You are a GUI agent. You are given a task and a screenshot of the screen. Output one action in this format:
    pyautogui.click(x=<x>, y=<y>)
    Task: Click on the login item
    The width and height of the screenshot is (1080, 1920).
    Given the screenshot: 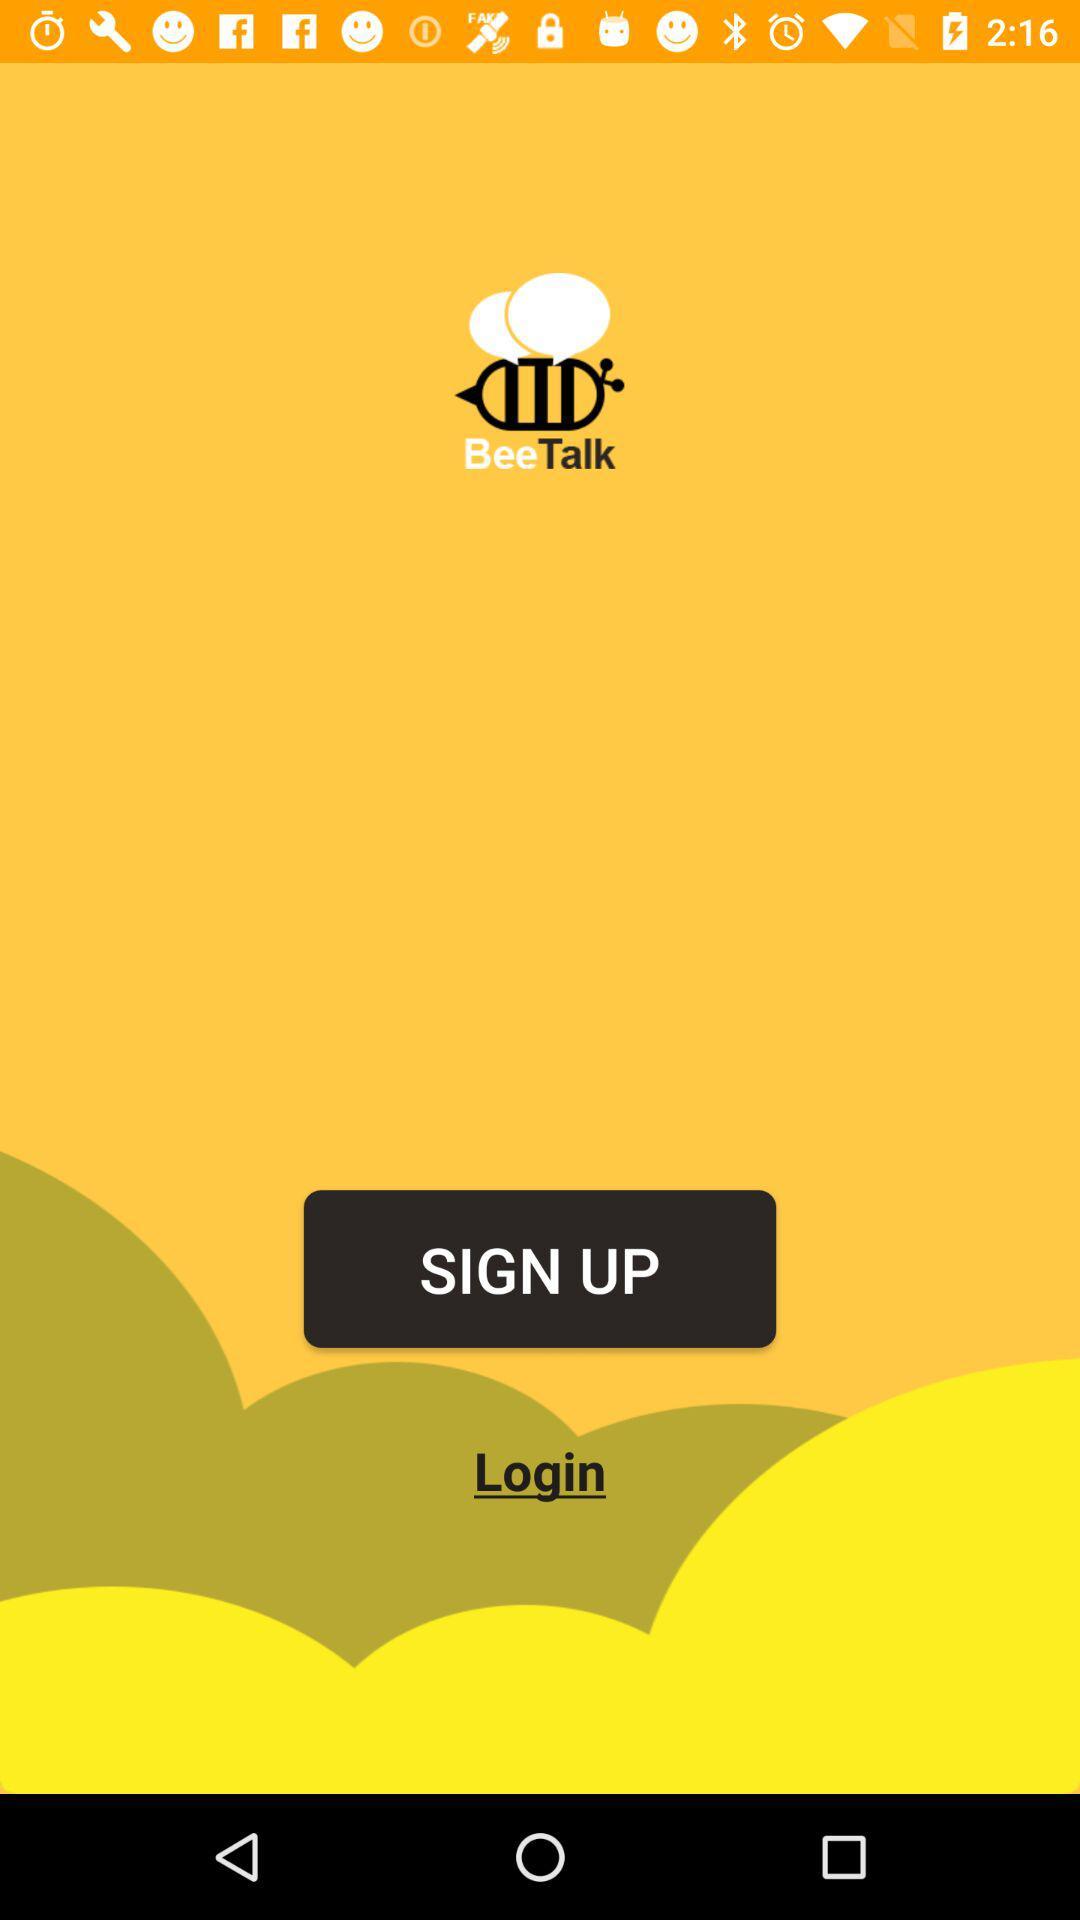 What is the action you would take?
    pyautogui.click(x=540, y=1470)
    